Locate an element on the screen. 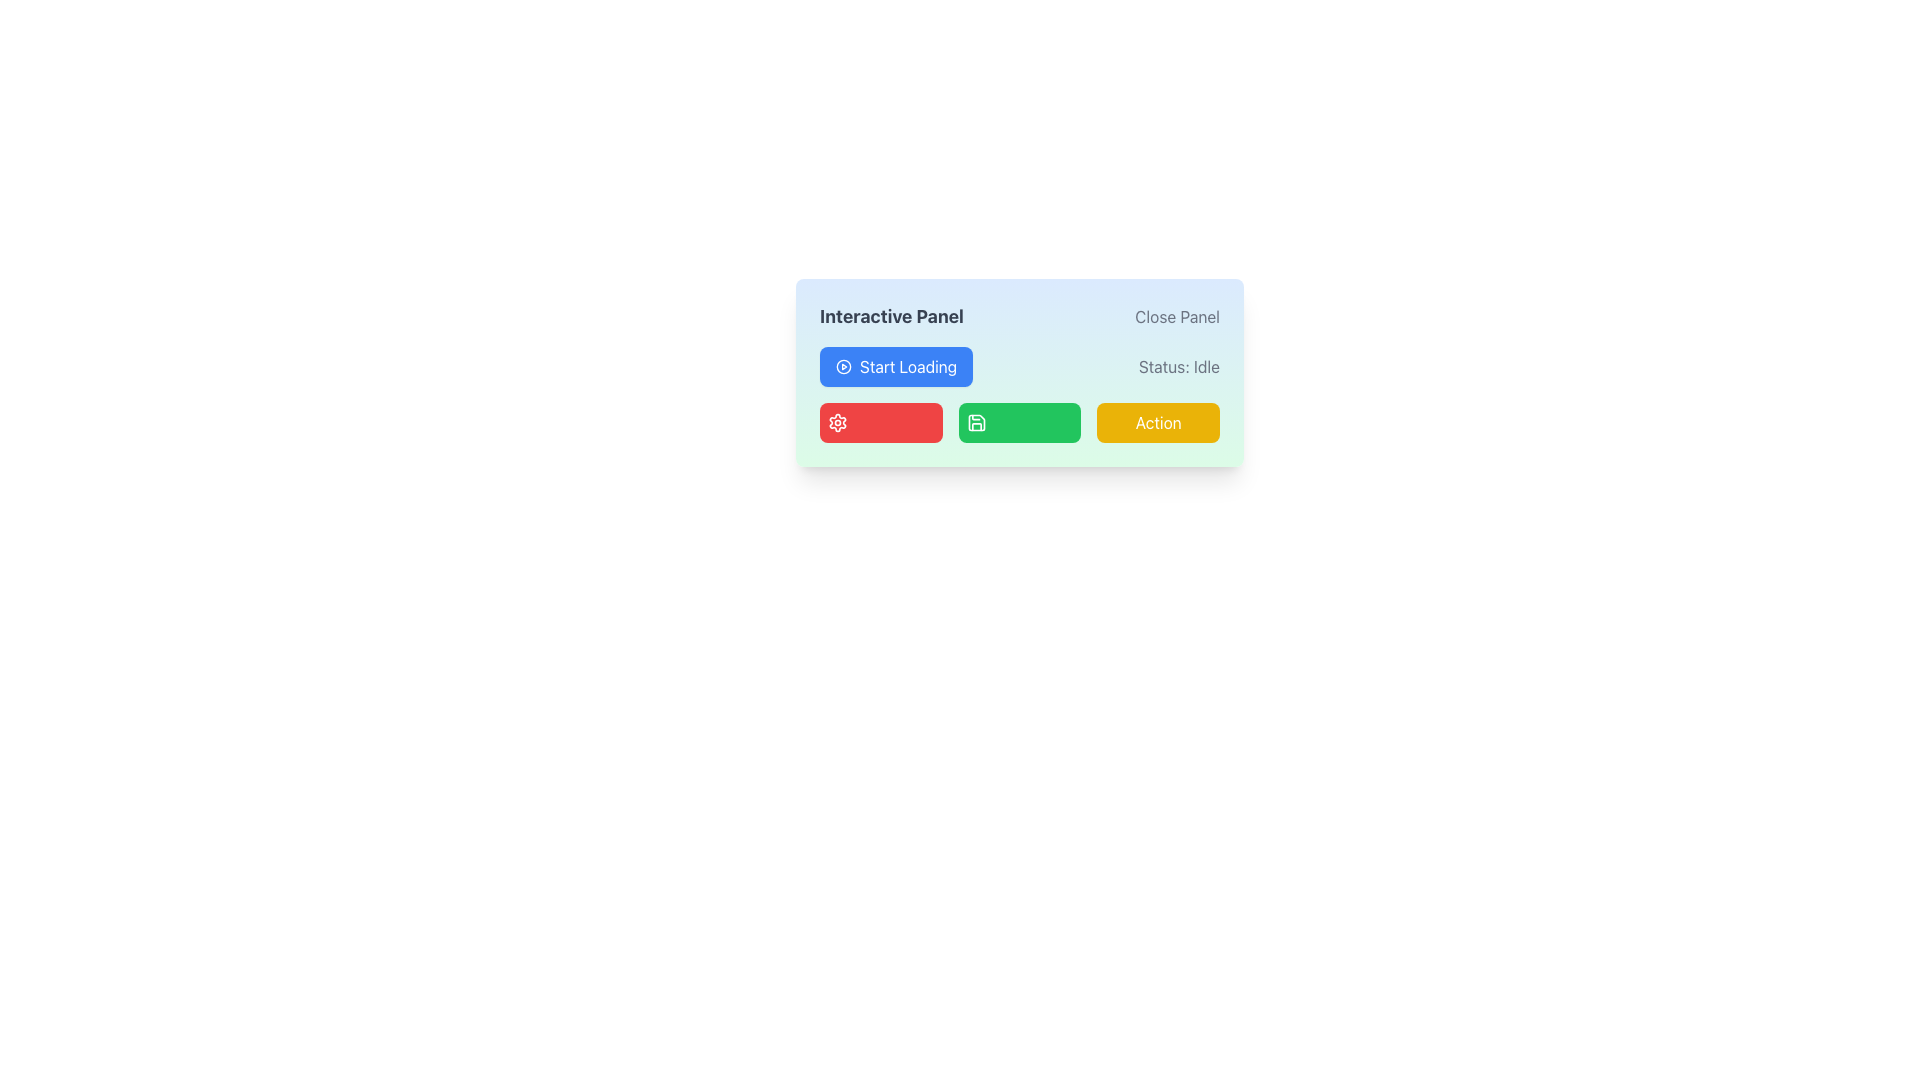 The height and width of the screenshot is (1080, 1920). the text label displaying 'Status: Idle', which is styled in gray and located to the right of the 'Start Loading' button on the top-right of the interactive panel is located at coordinates (1179, 366).